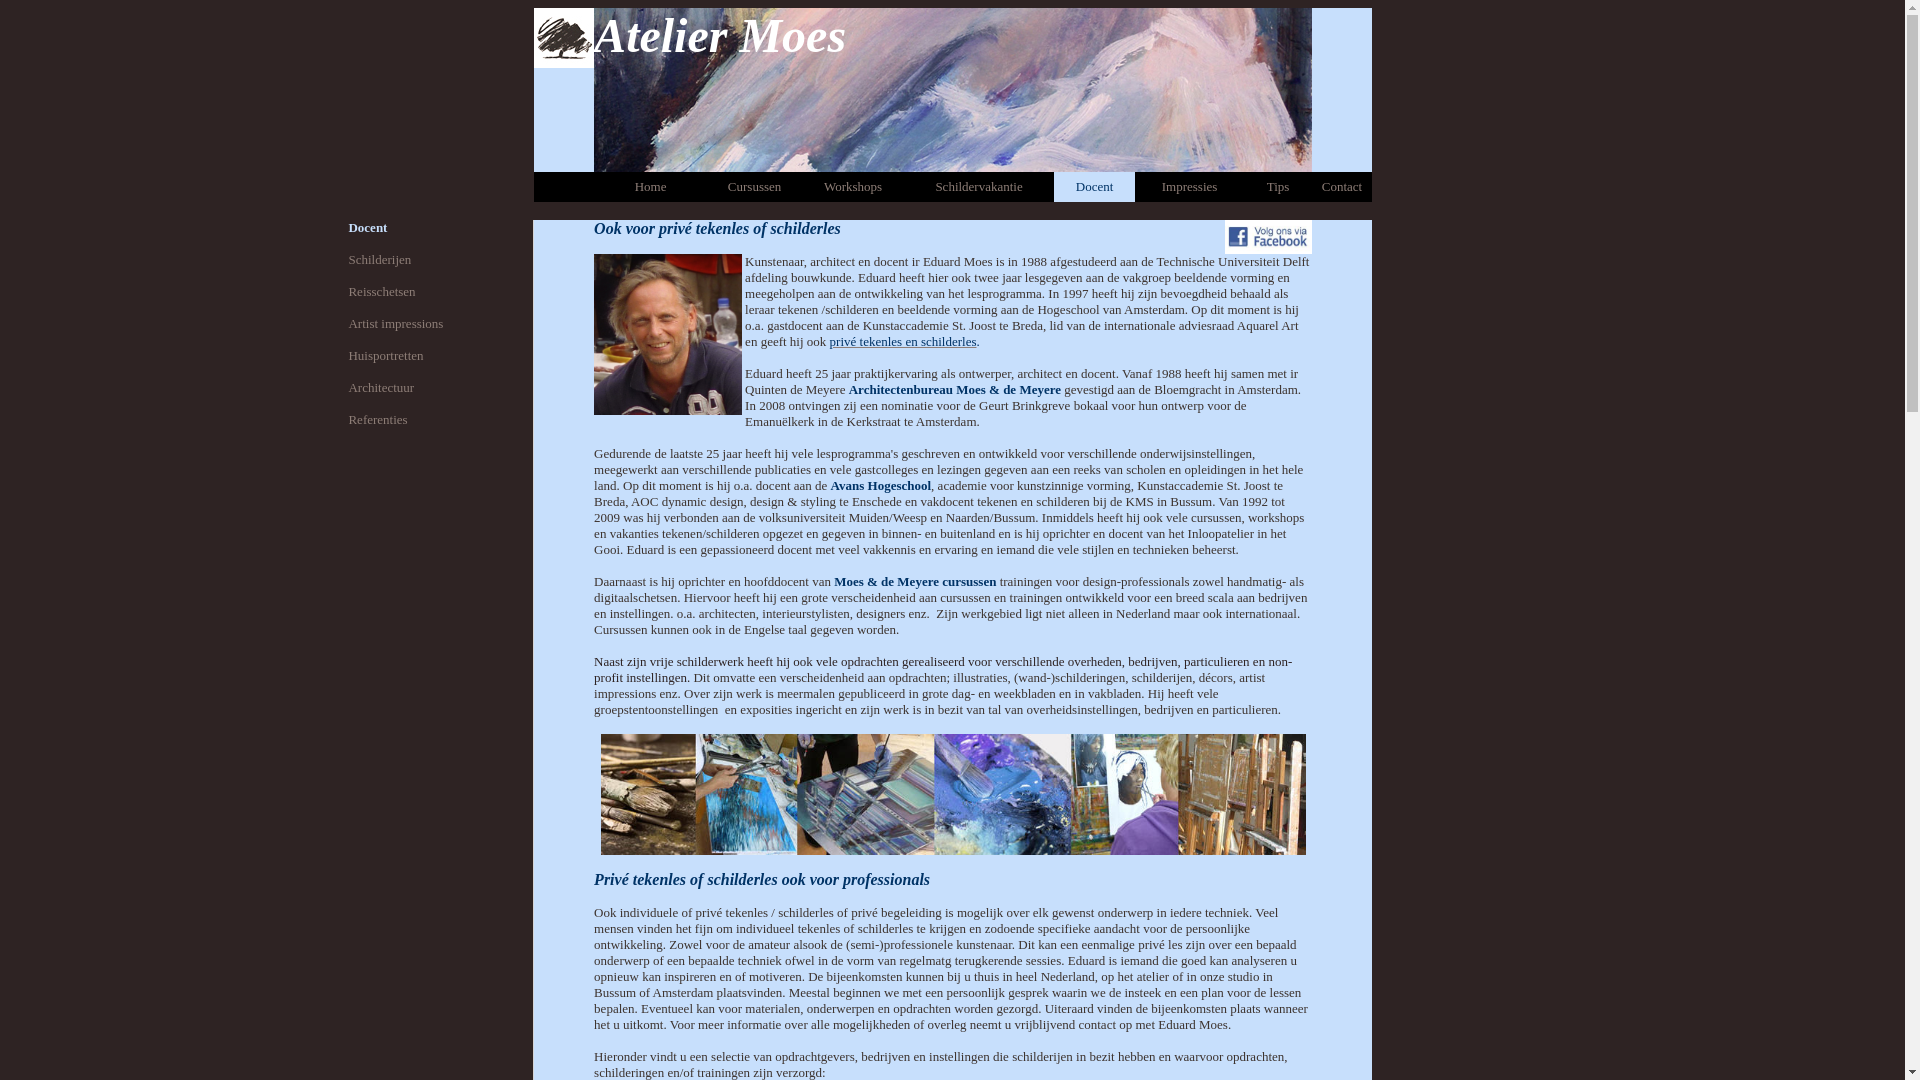 The image size is (1920, 1080). What do you see at coordinates (914, 581) in the screenshot?
I see `'Moes & de Meyere cursussen'` at bounding box center [914, 581].